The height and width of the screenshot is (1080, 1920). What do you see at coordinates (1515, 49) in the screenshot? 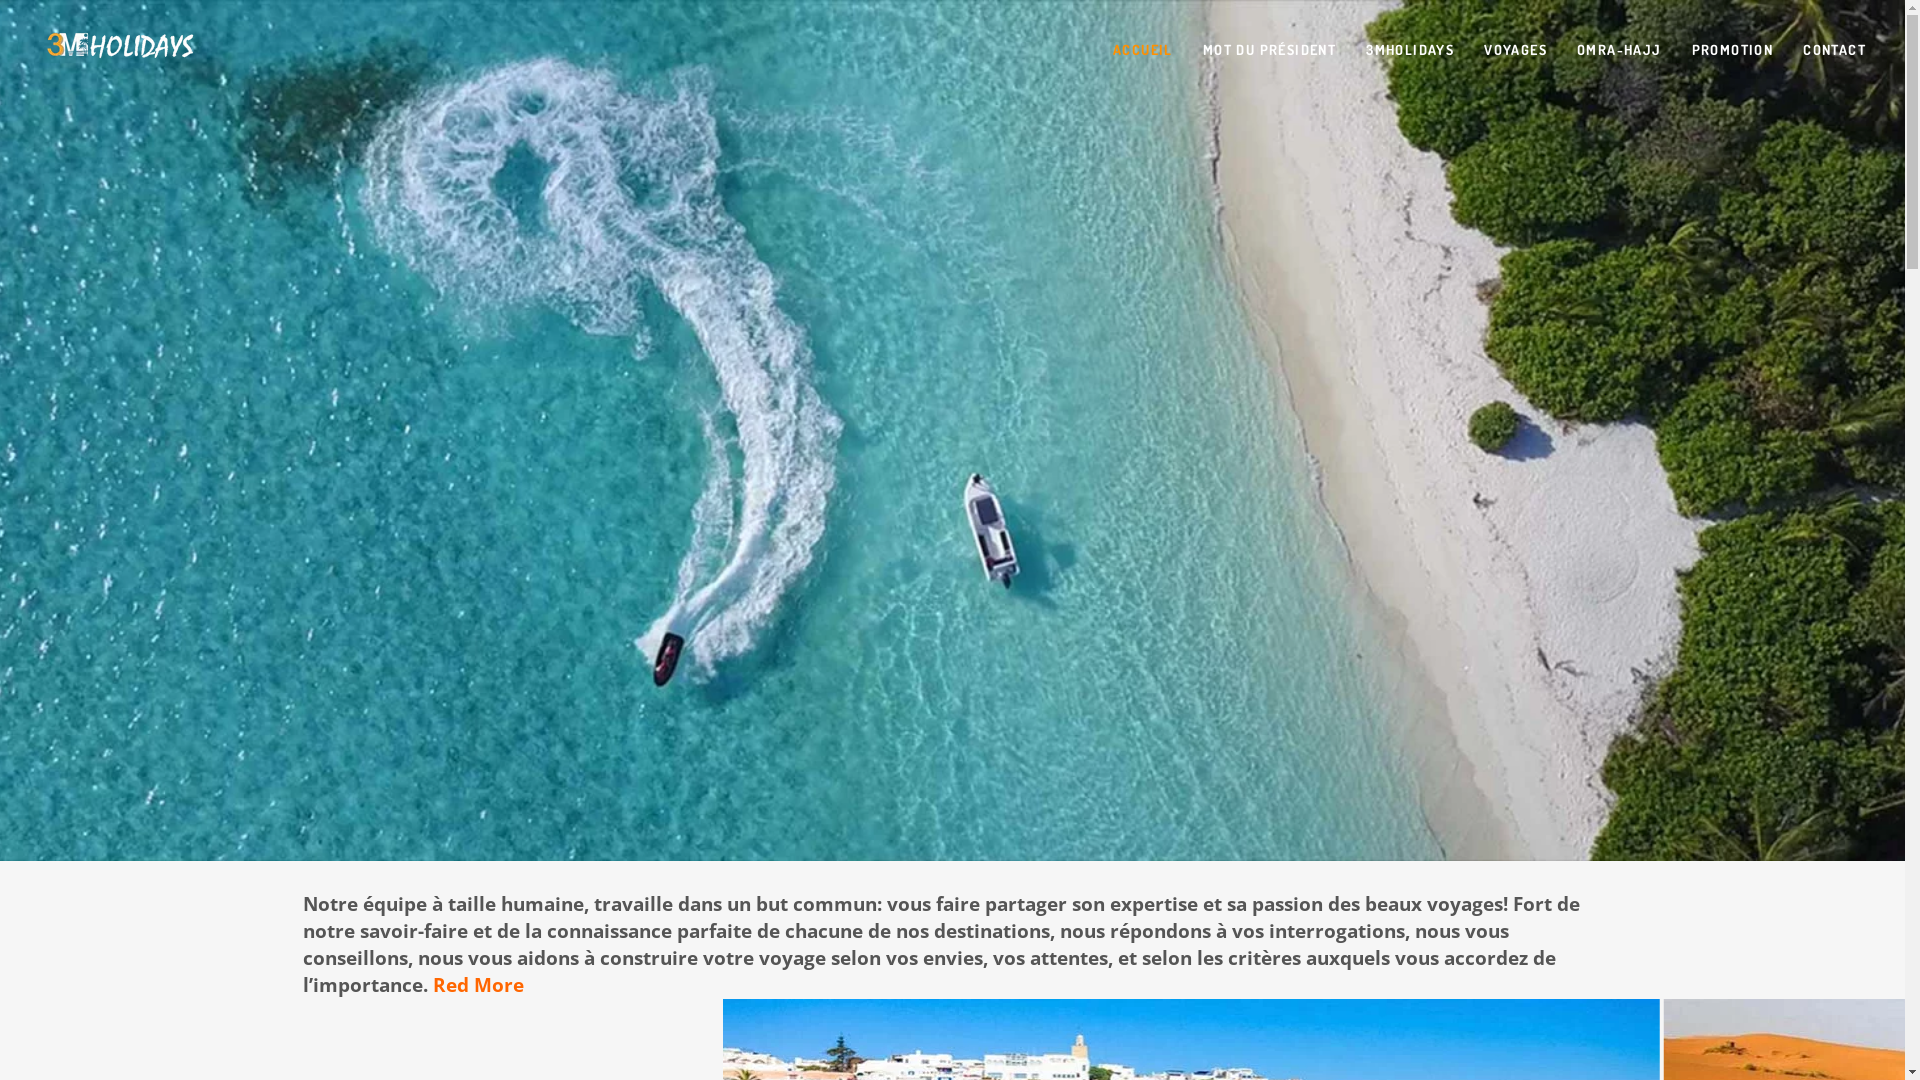
I see `'VOYAGES'` at bounding box center [1515, 49].